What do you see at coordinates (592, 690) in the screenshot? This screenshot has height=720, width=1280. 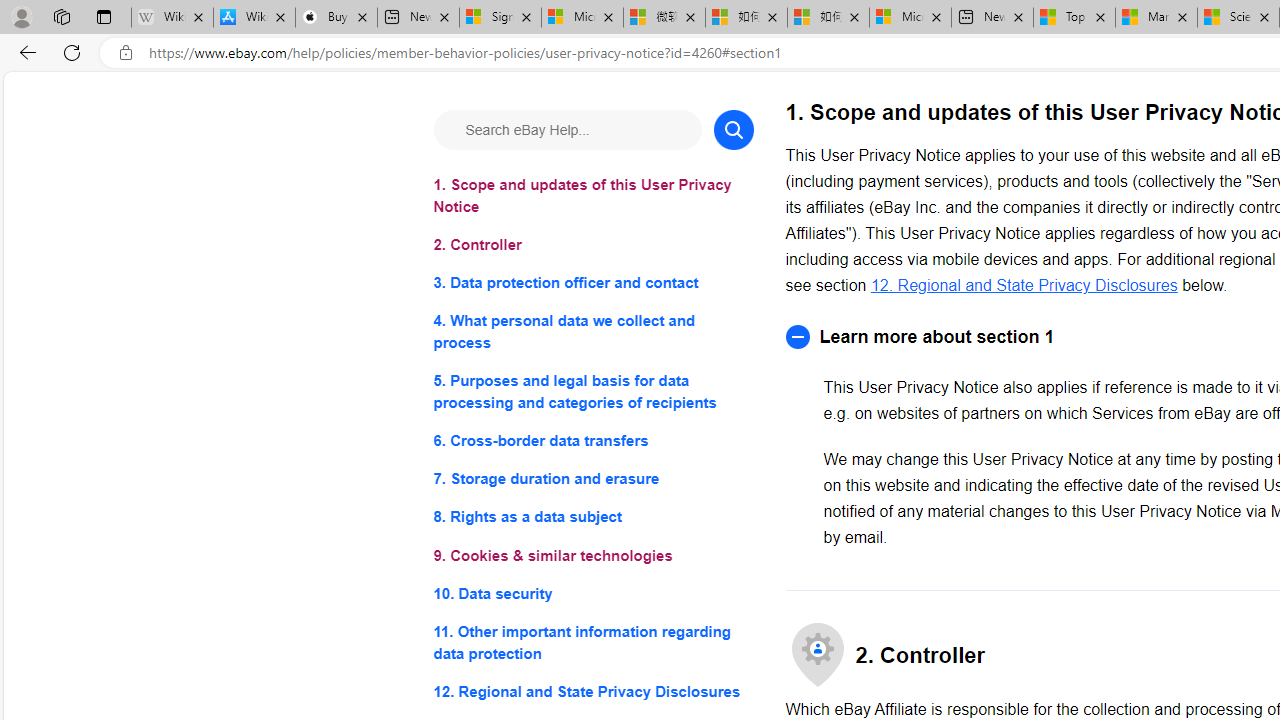 I see `'12. Regional and State Privacy Disclosures'` at bounding box center [592, 690].